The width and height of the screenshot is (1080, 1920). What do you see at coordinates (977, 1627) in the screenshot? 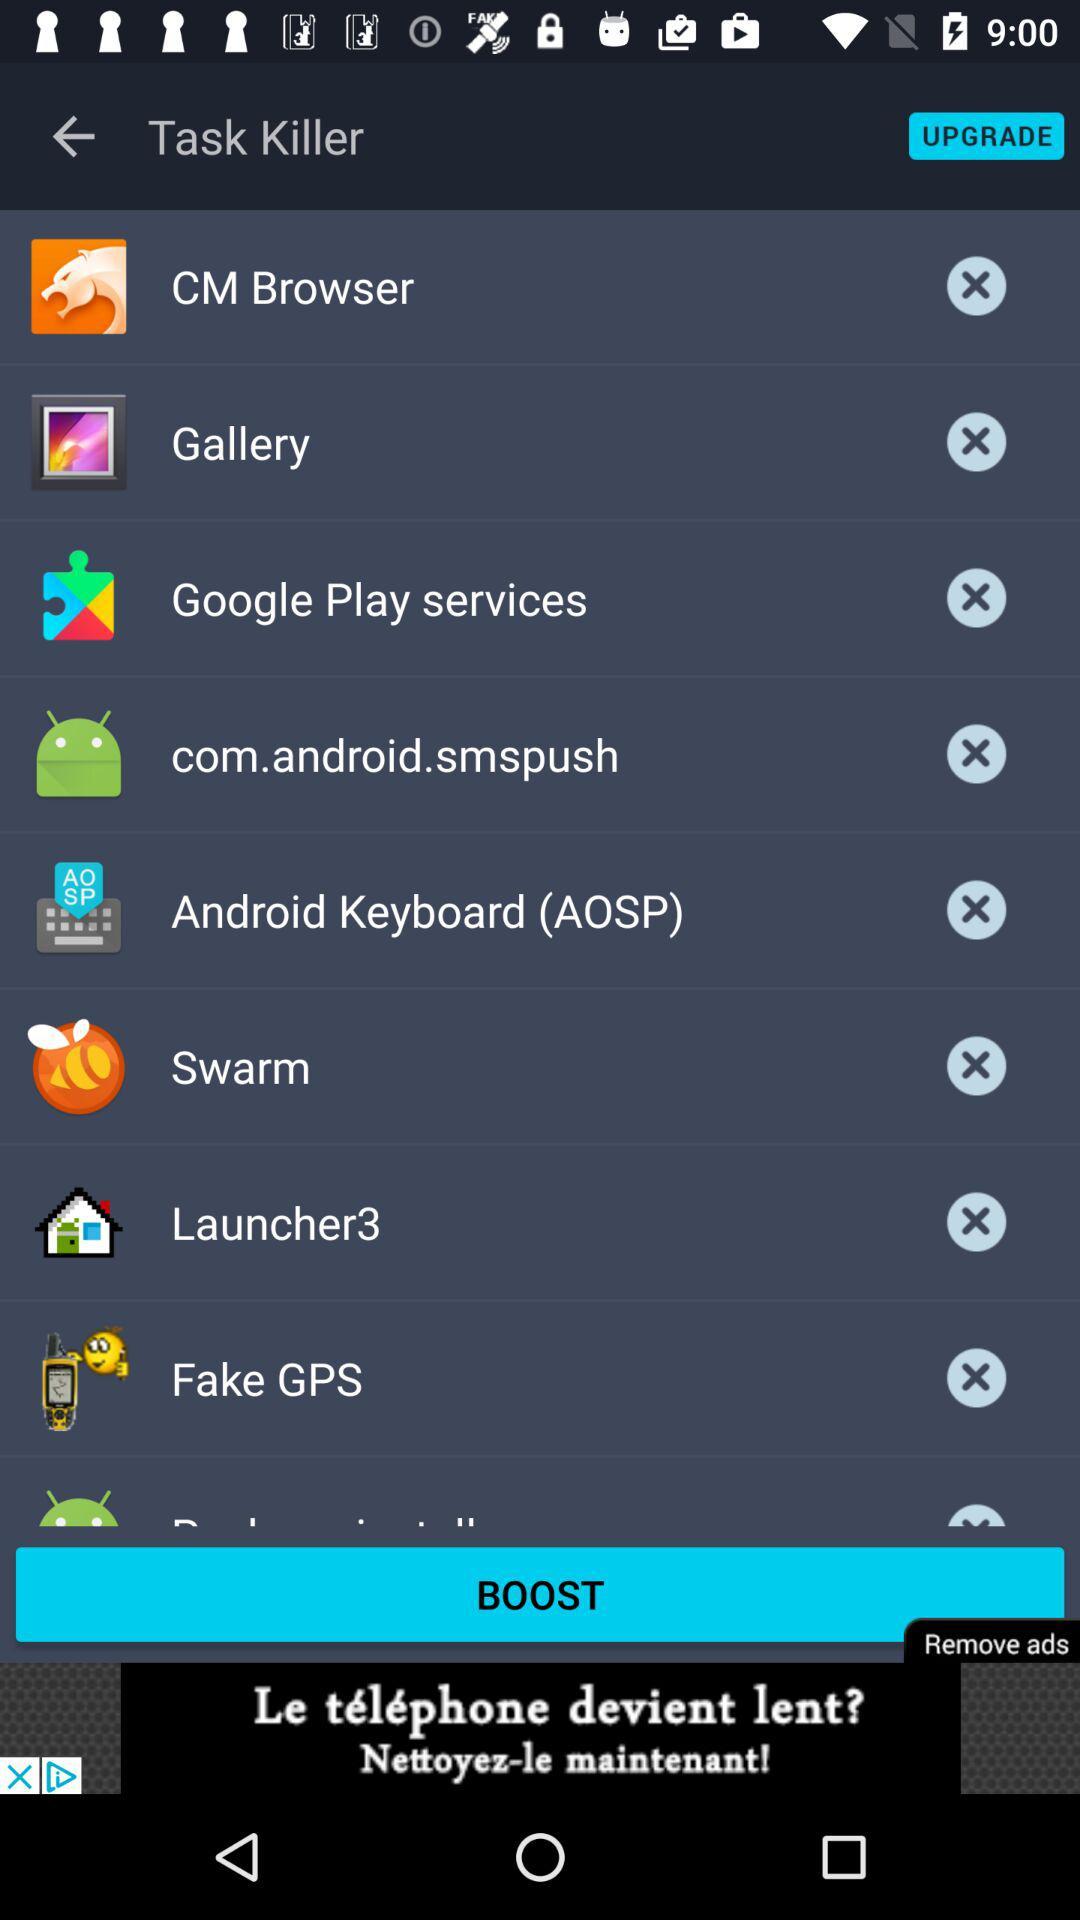
I see `remove page` at bounding box center [977, 1627].